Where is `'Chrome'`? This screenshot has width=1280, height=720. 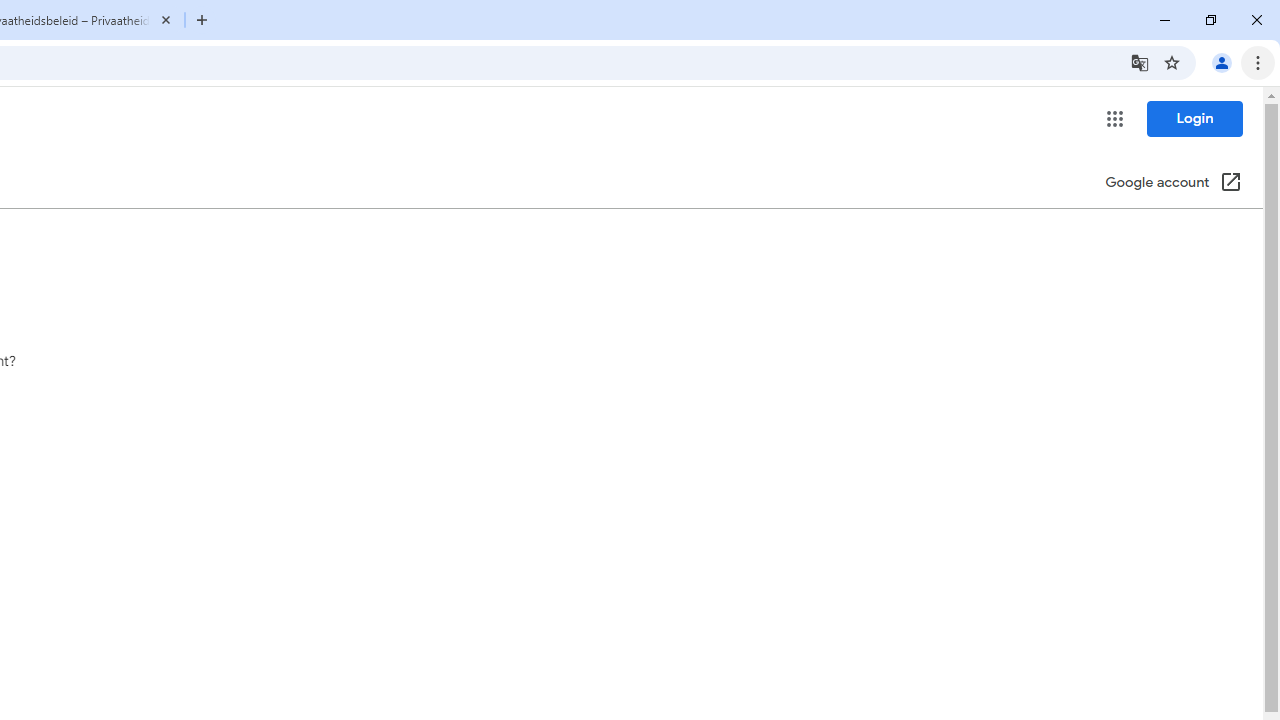 'Chrome' is located at coordinates (1259, 61).